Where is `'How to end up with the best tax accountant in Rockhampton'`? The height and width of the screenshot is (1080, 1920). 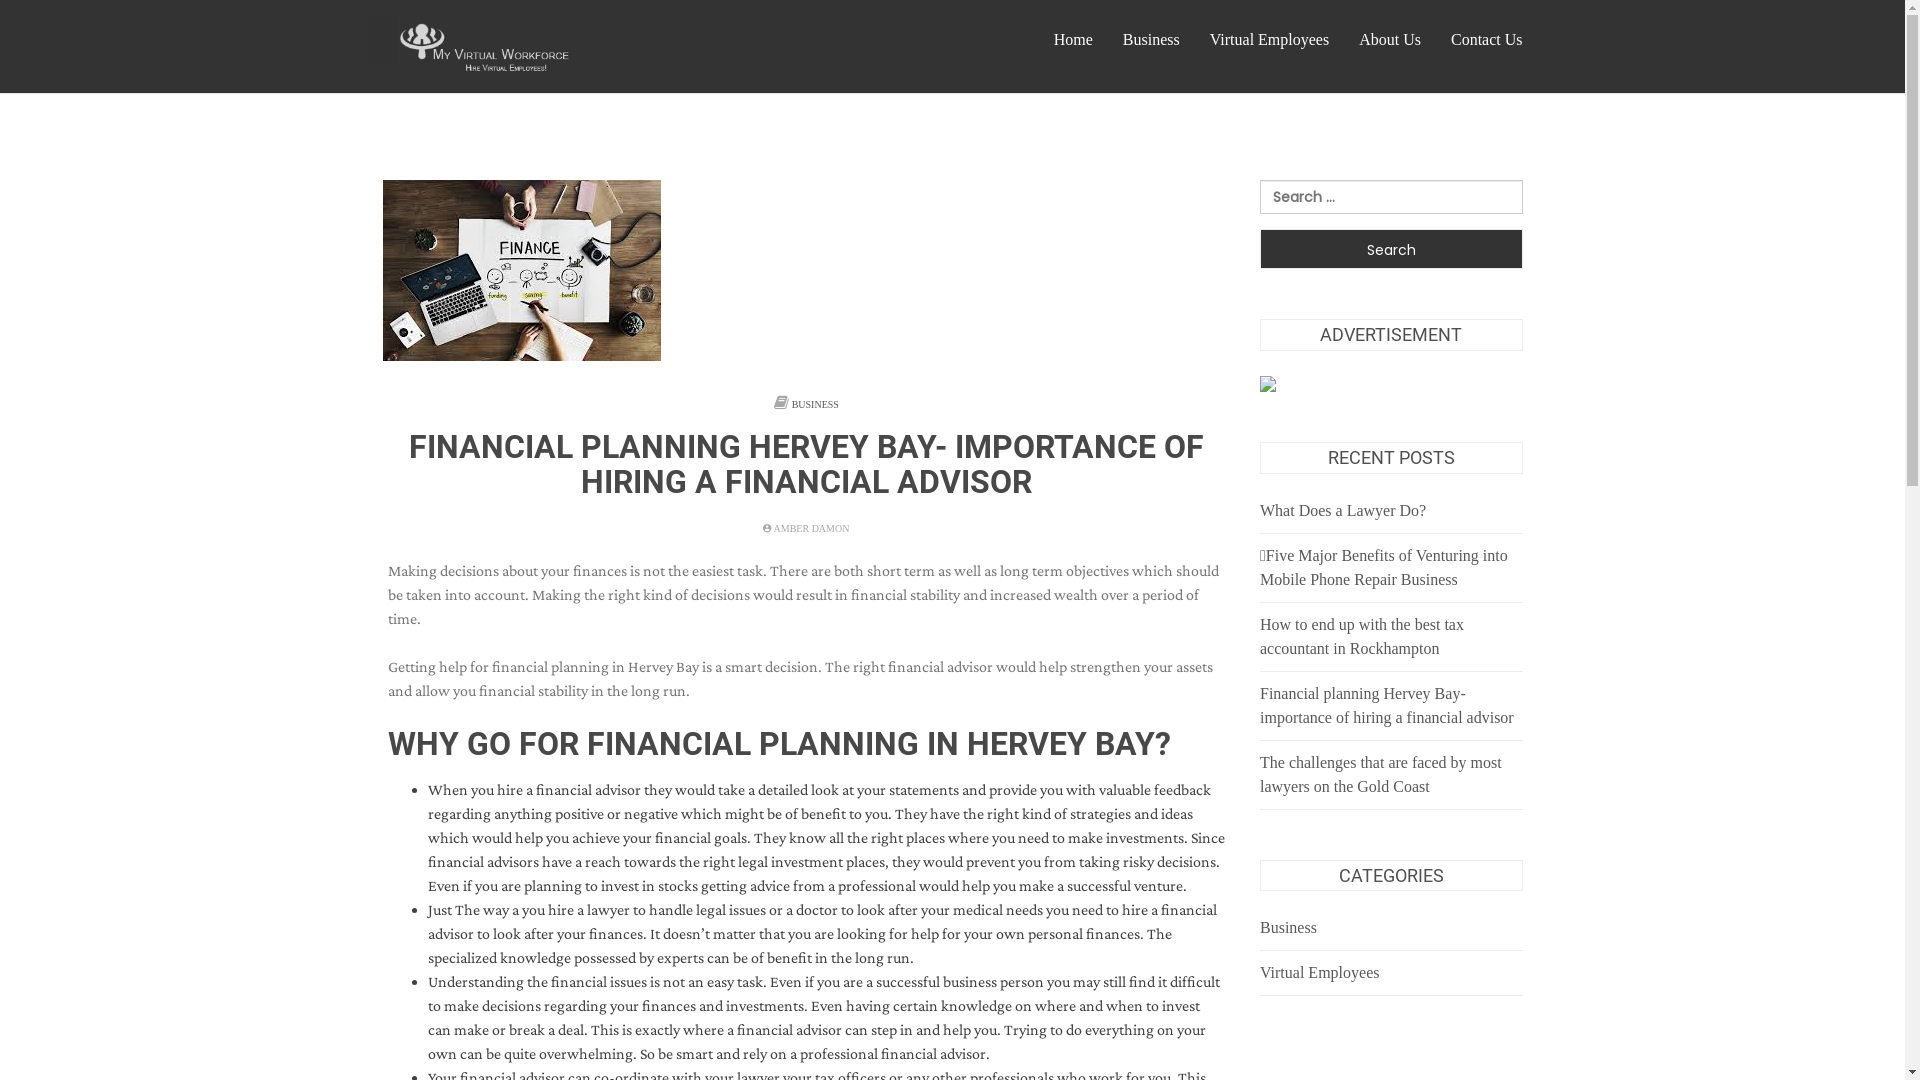 'How to end up with the best tax accountant in Rockhampton' is located at coordinates (1361, 636).